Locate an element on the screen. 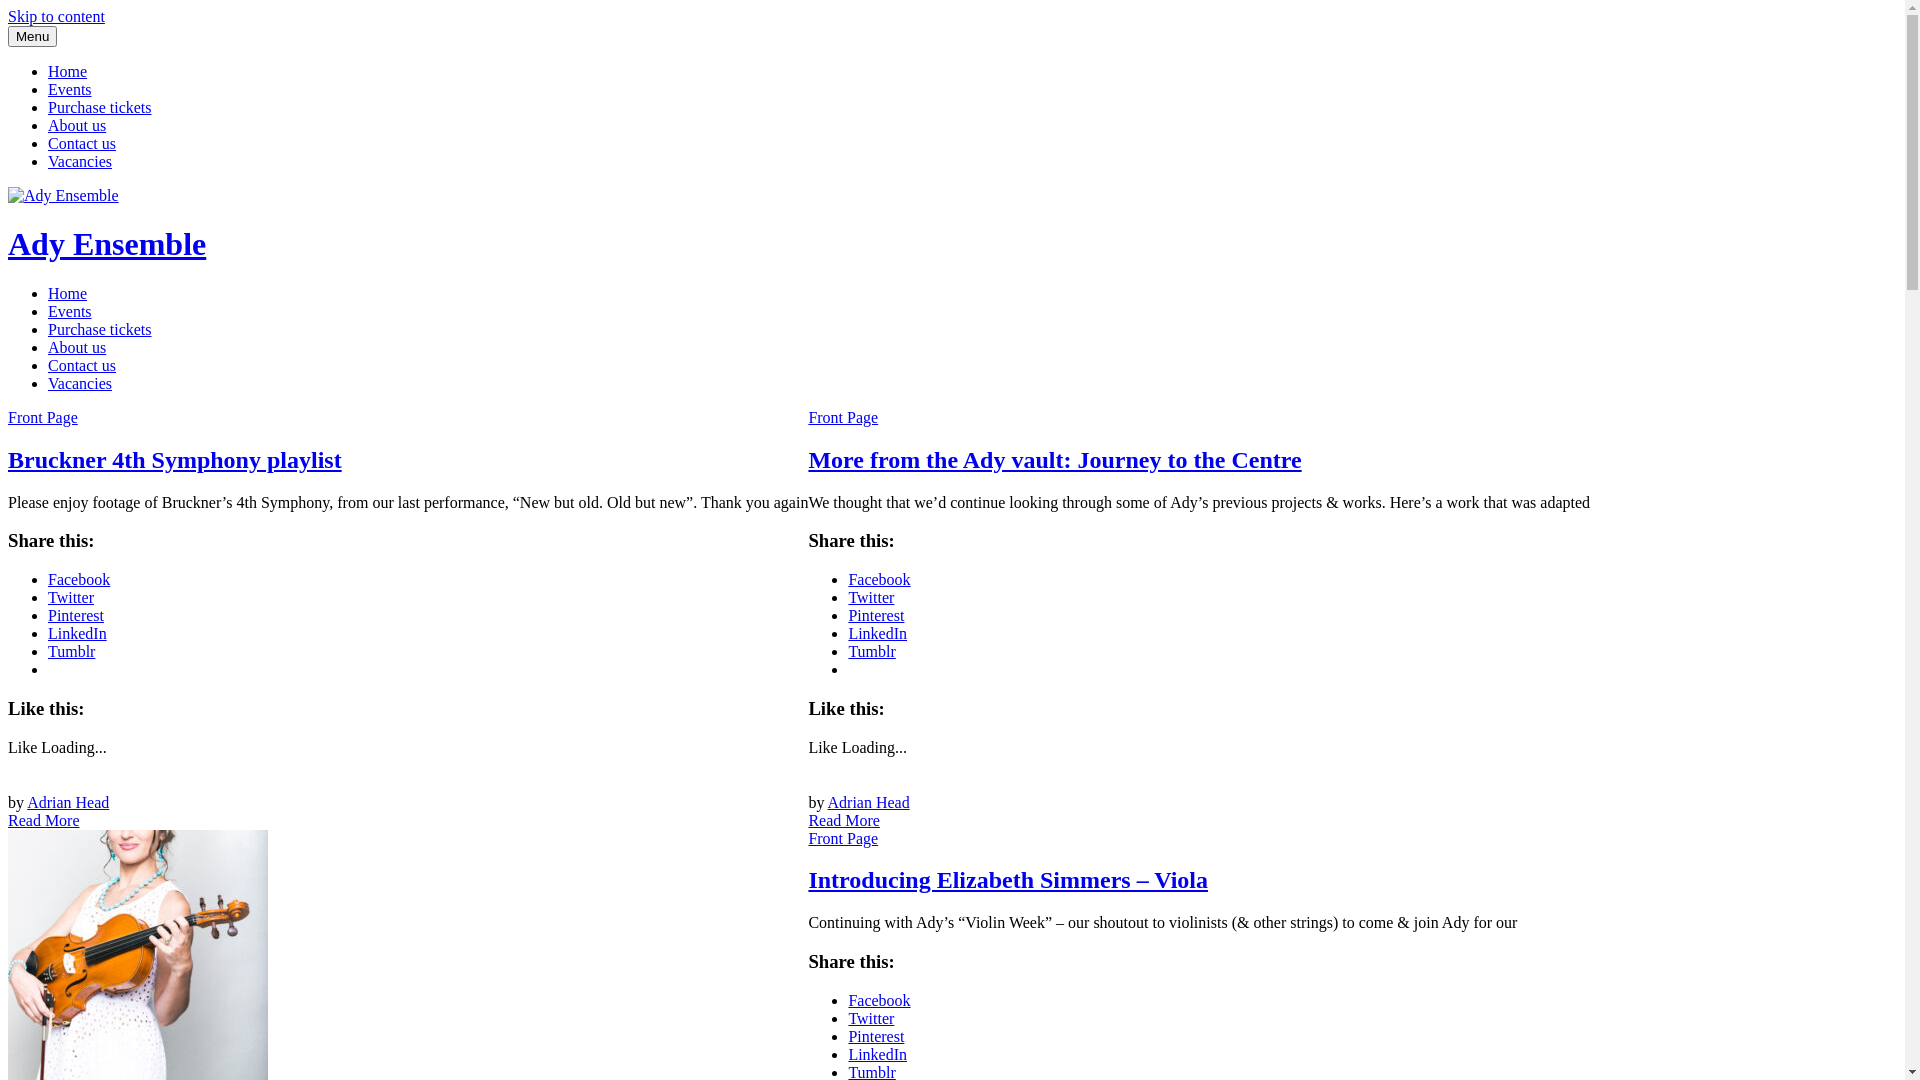 The image size is (1920, 1080). 'Twitter' is located at coordinates (870, 596).